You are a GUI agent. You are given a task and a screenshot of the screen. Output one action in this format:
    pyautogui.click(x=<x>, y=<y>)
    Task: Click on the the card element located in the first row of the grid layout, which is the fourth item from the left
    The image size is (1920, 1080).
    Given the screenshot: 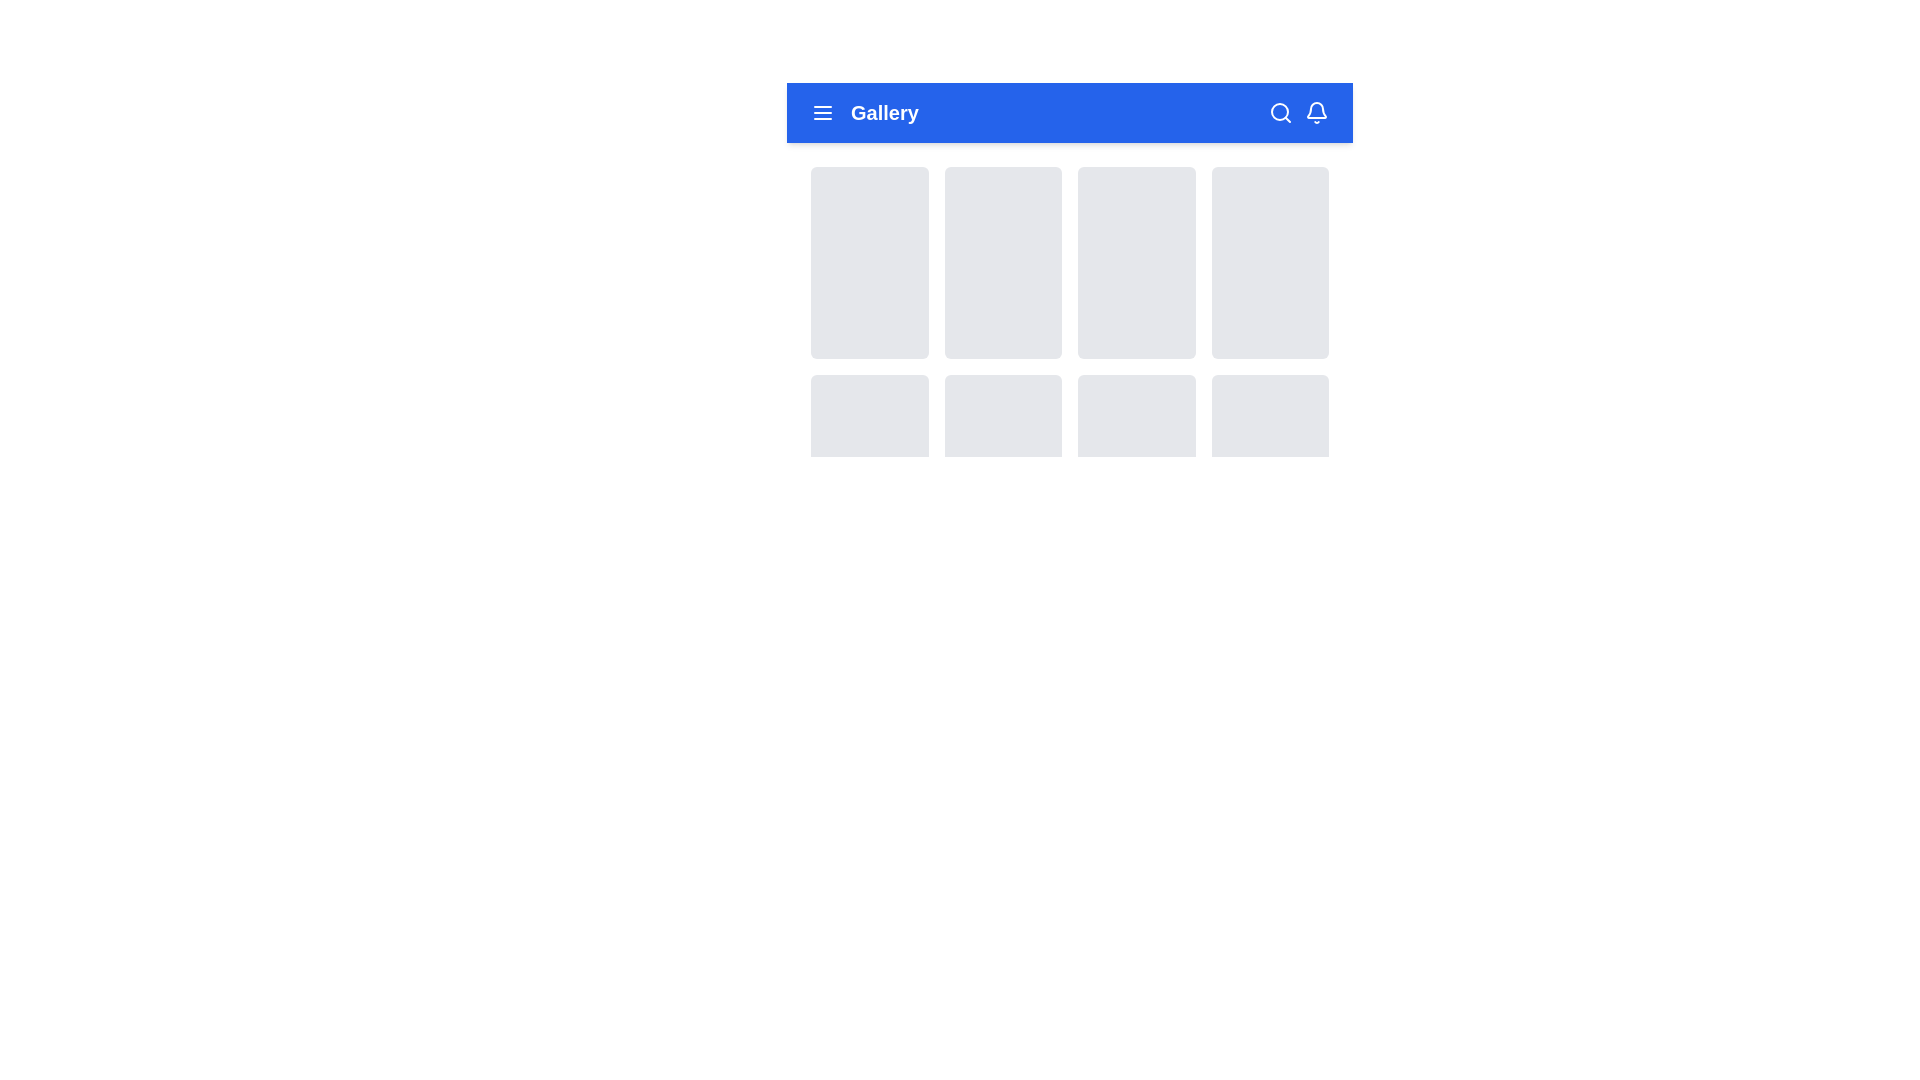 What is the action you would take?
    pyautogui.click(x=1269, y=261)
    